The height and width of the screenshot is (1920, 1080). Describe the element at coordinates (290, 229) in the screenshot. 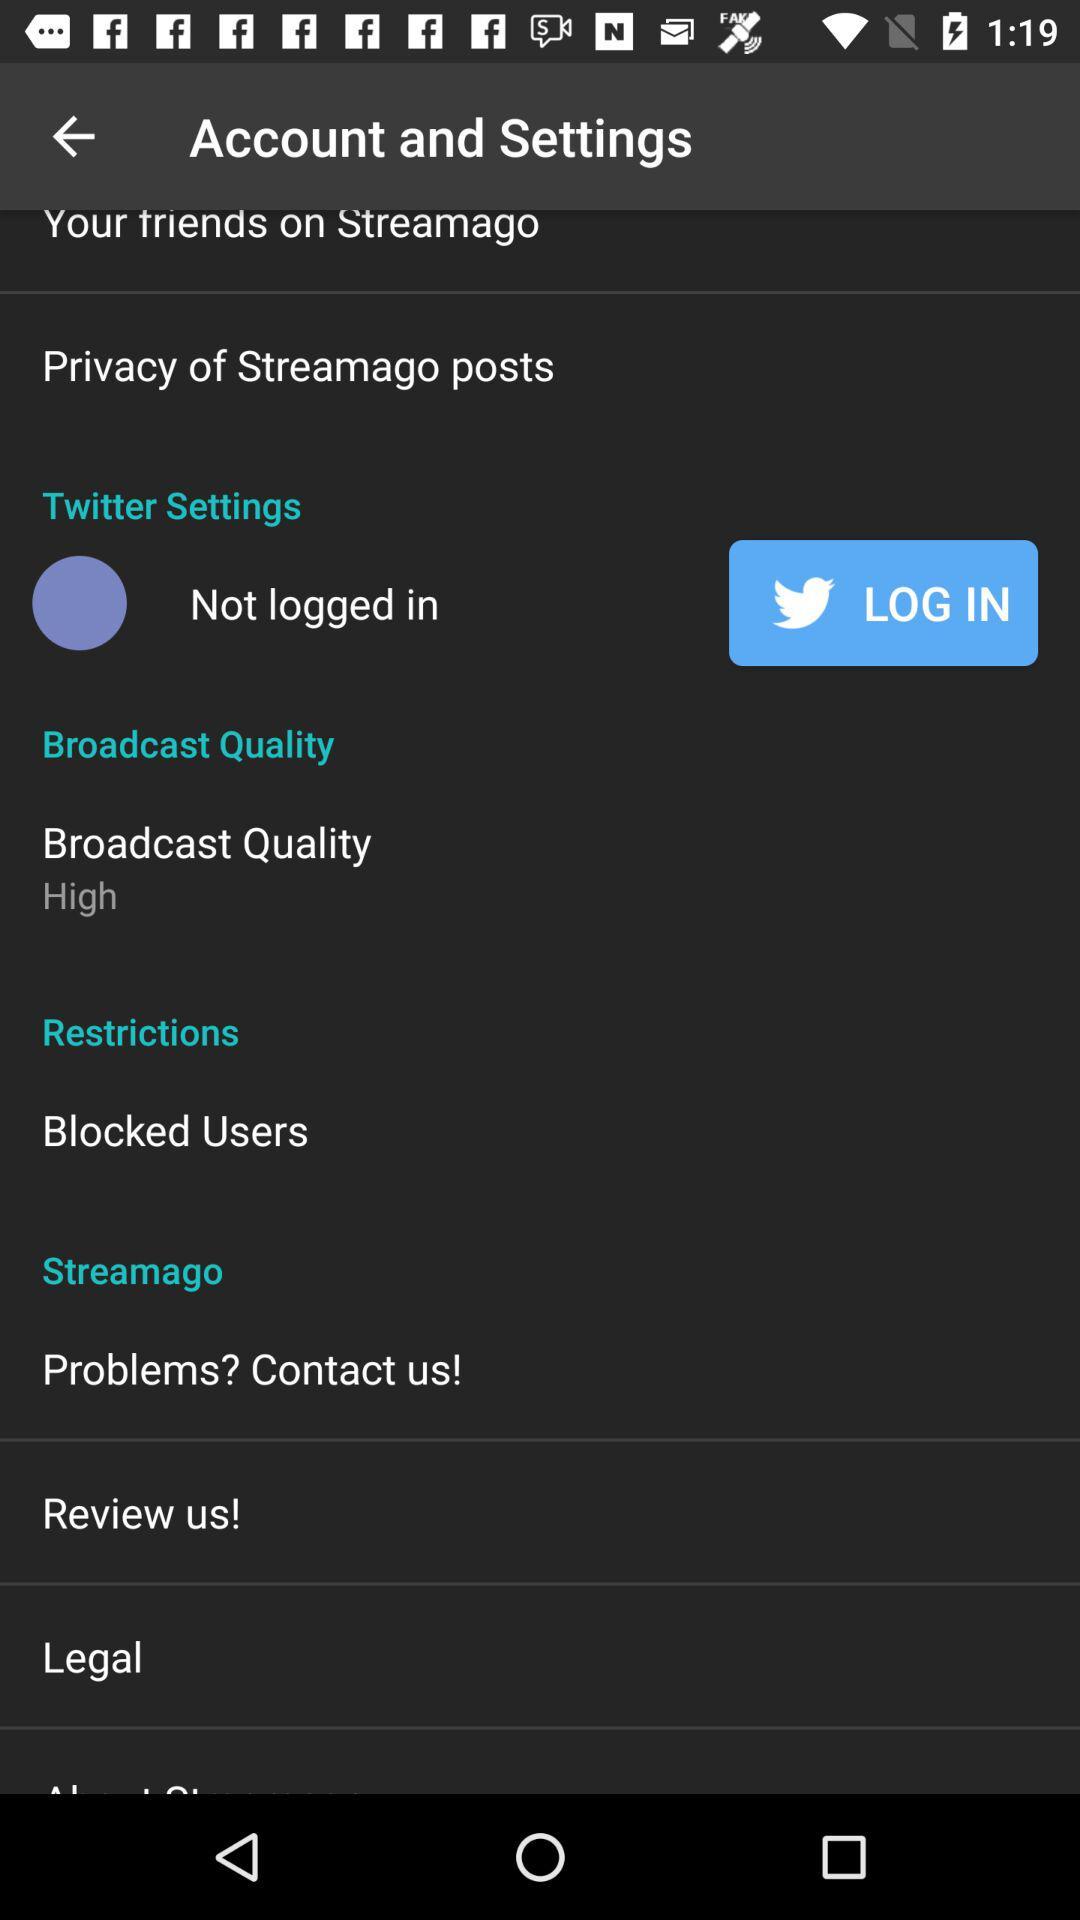

I see `the your friends on` at that location.